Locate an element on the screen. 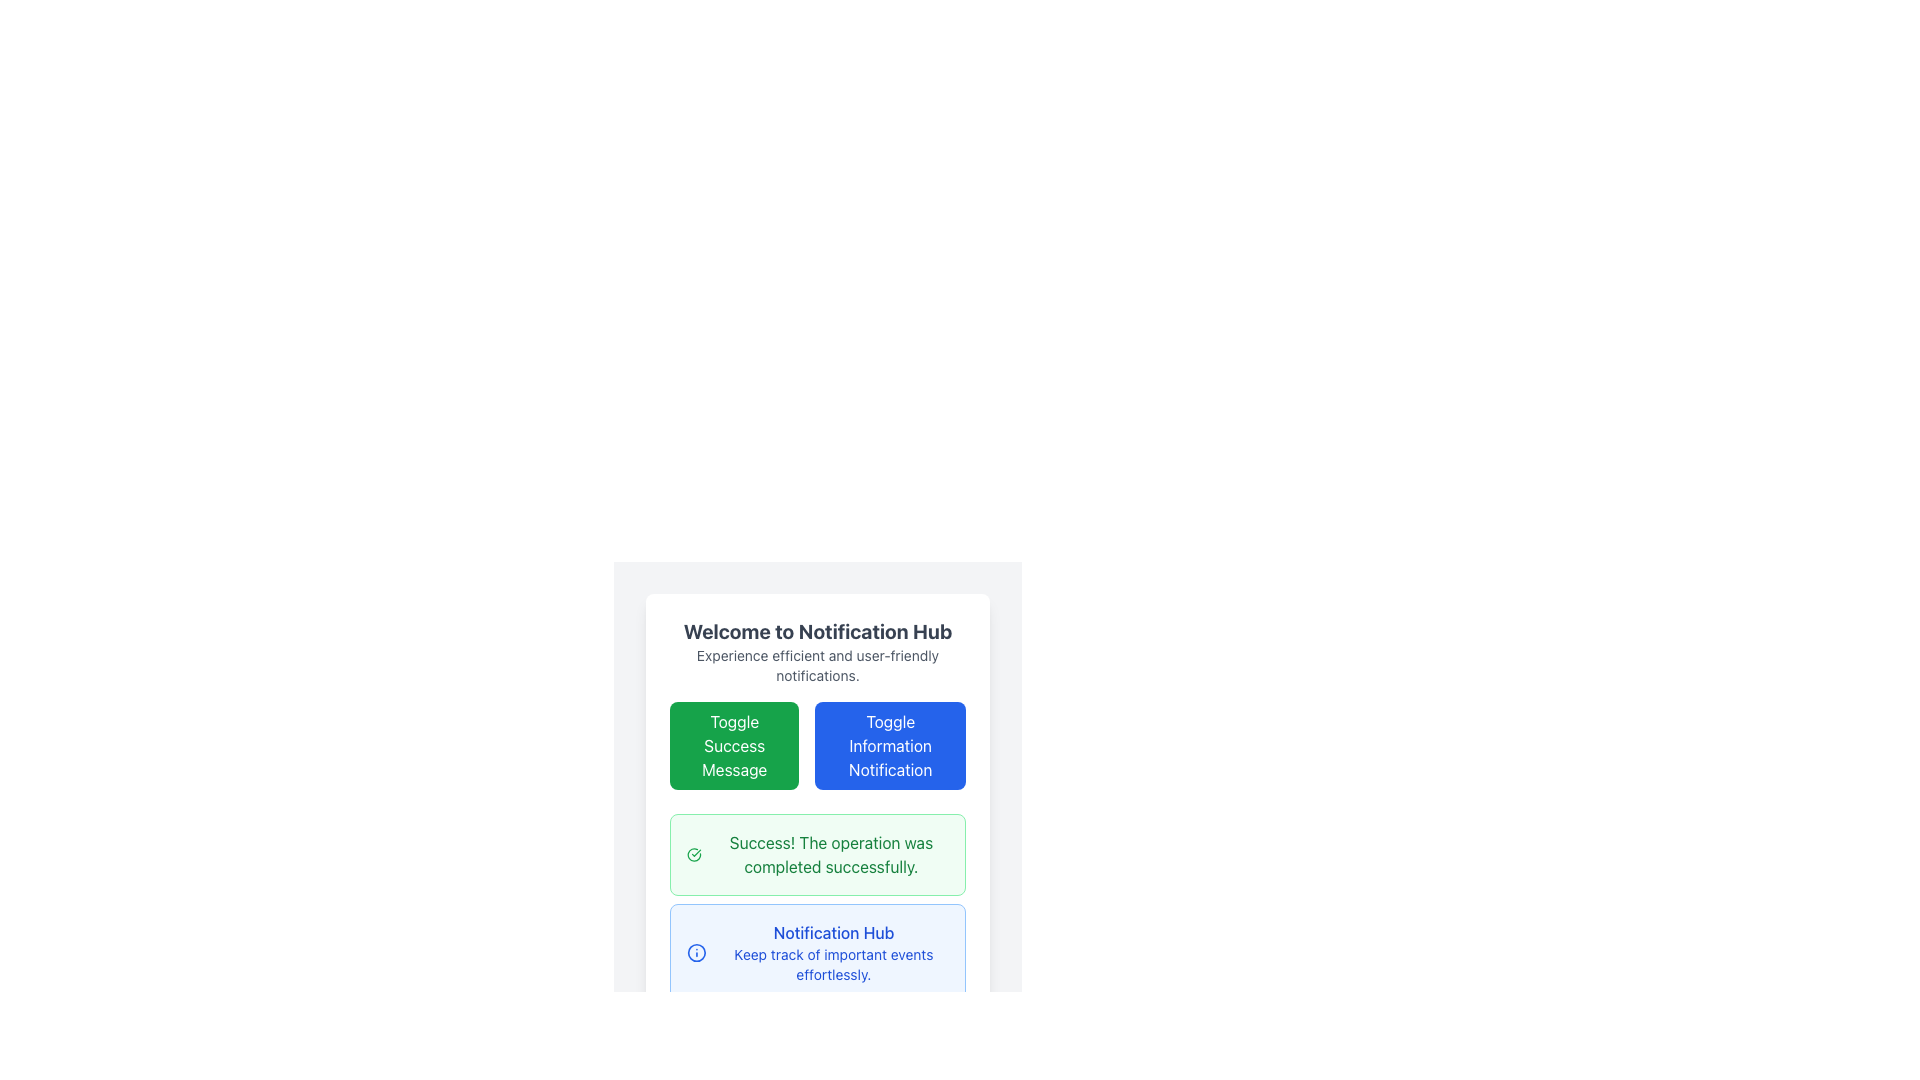 The image size is (1920, 1080). the Informational Panel that features the bold blue text 'Notification Hub' and a smaller description 'Keep track of important events effortlessly', located at the bottom section of the interface card with a light blue background is located at coordinates (833, 951).